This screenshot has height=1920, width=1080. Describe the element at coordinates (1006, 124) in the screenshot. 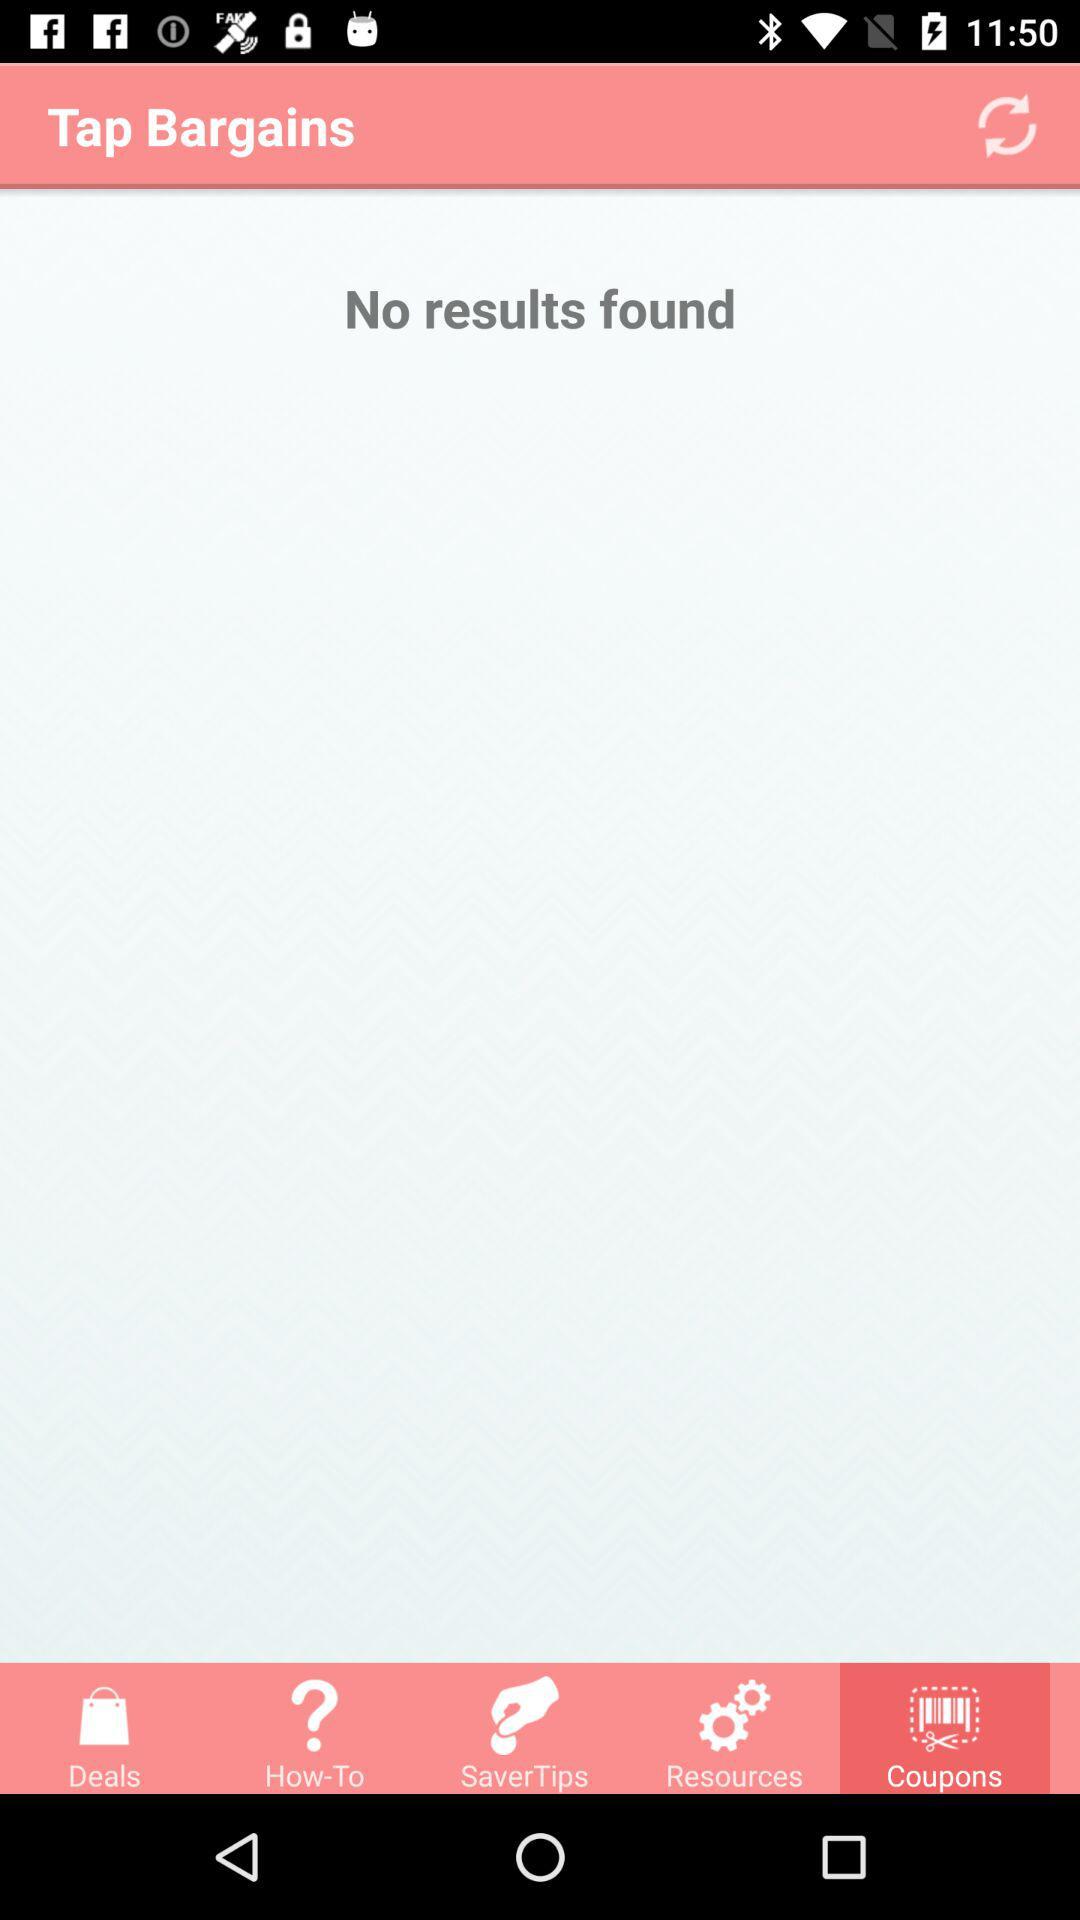

I see `the refresh icon` at that location.